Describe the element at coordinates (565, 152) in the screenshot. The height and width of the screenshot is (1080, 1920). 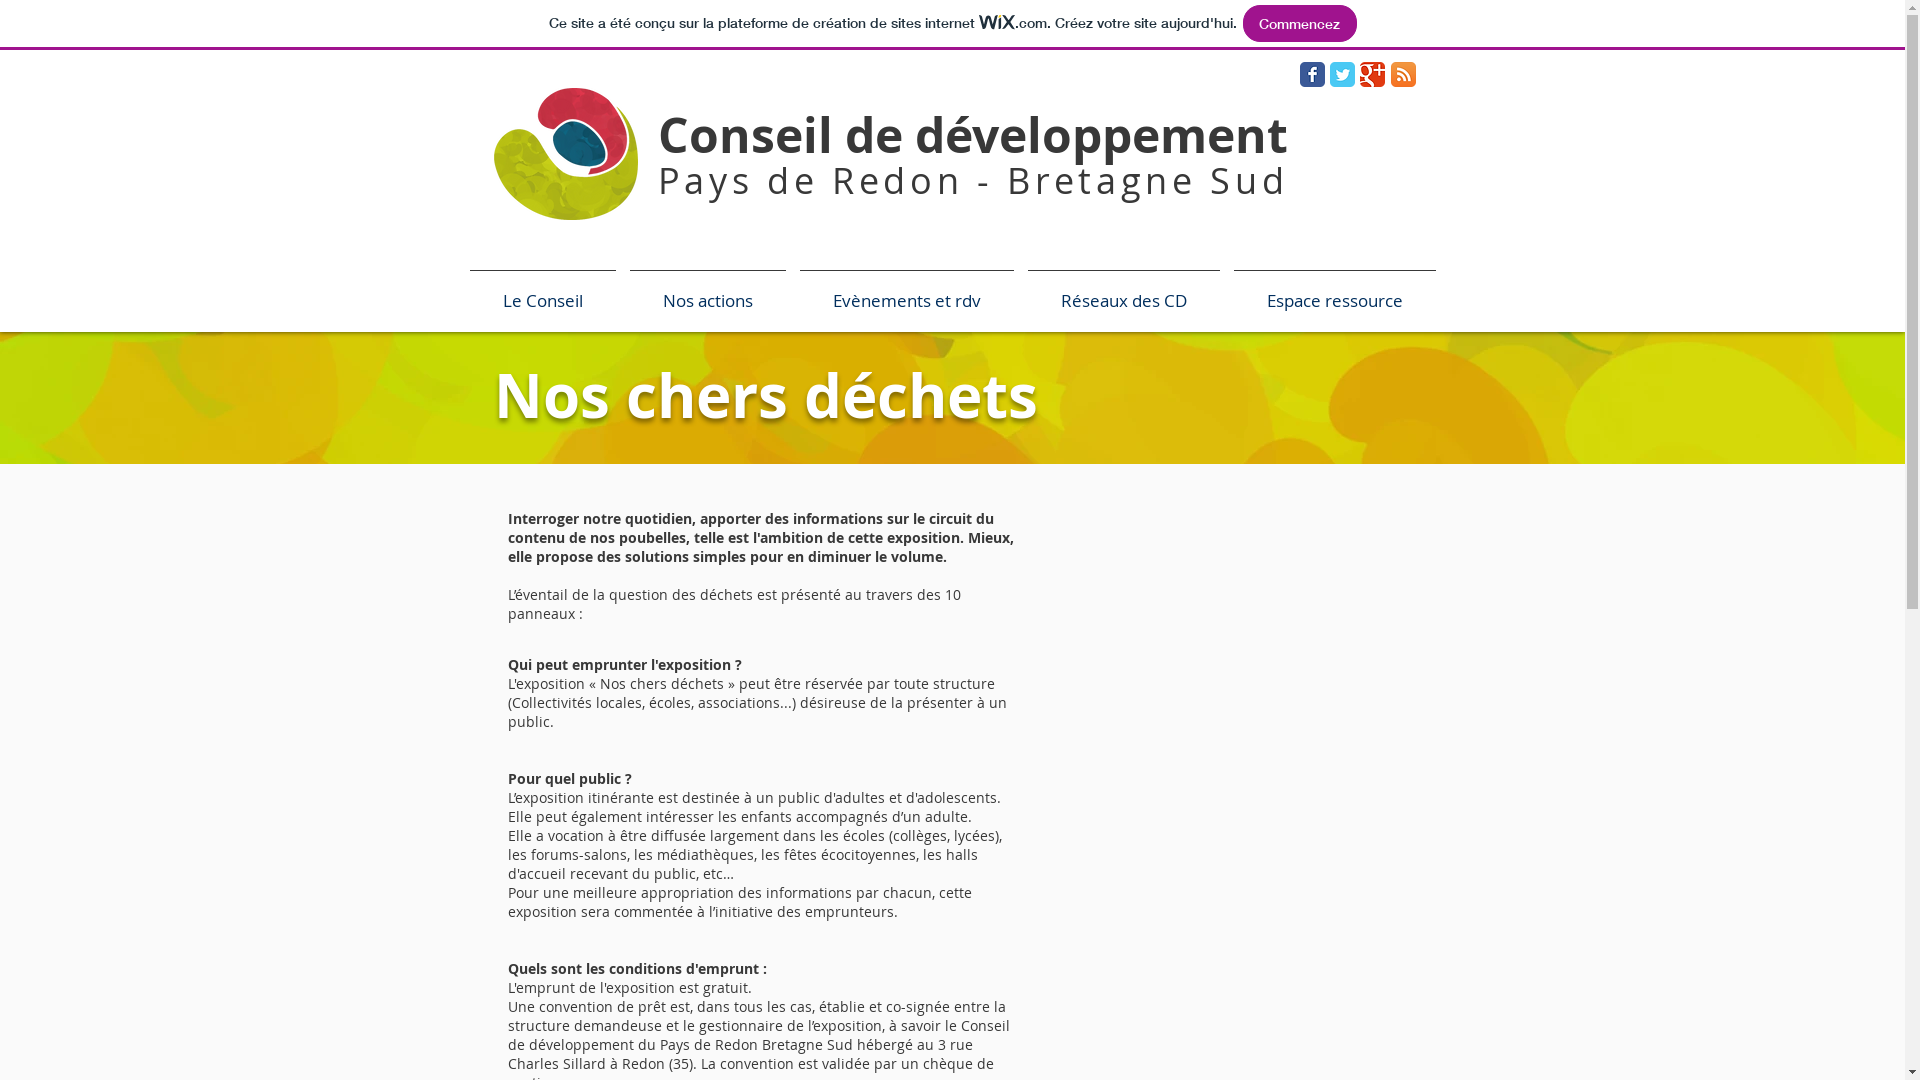
I see `'LogoTextureTriTran.png'` at that location.